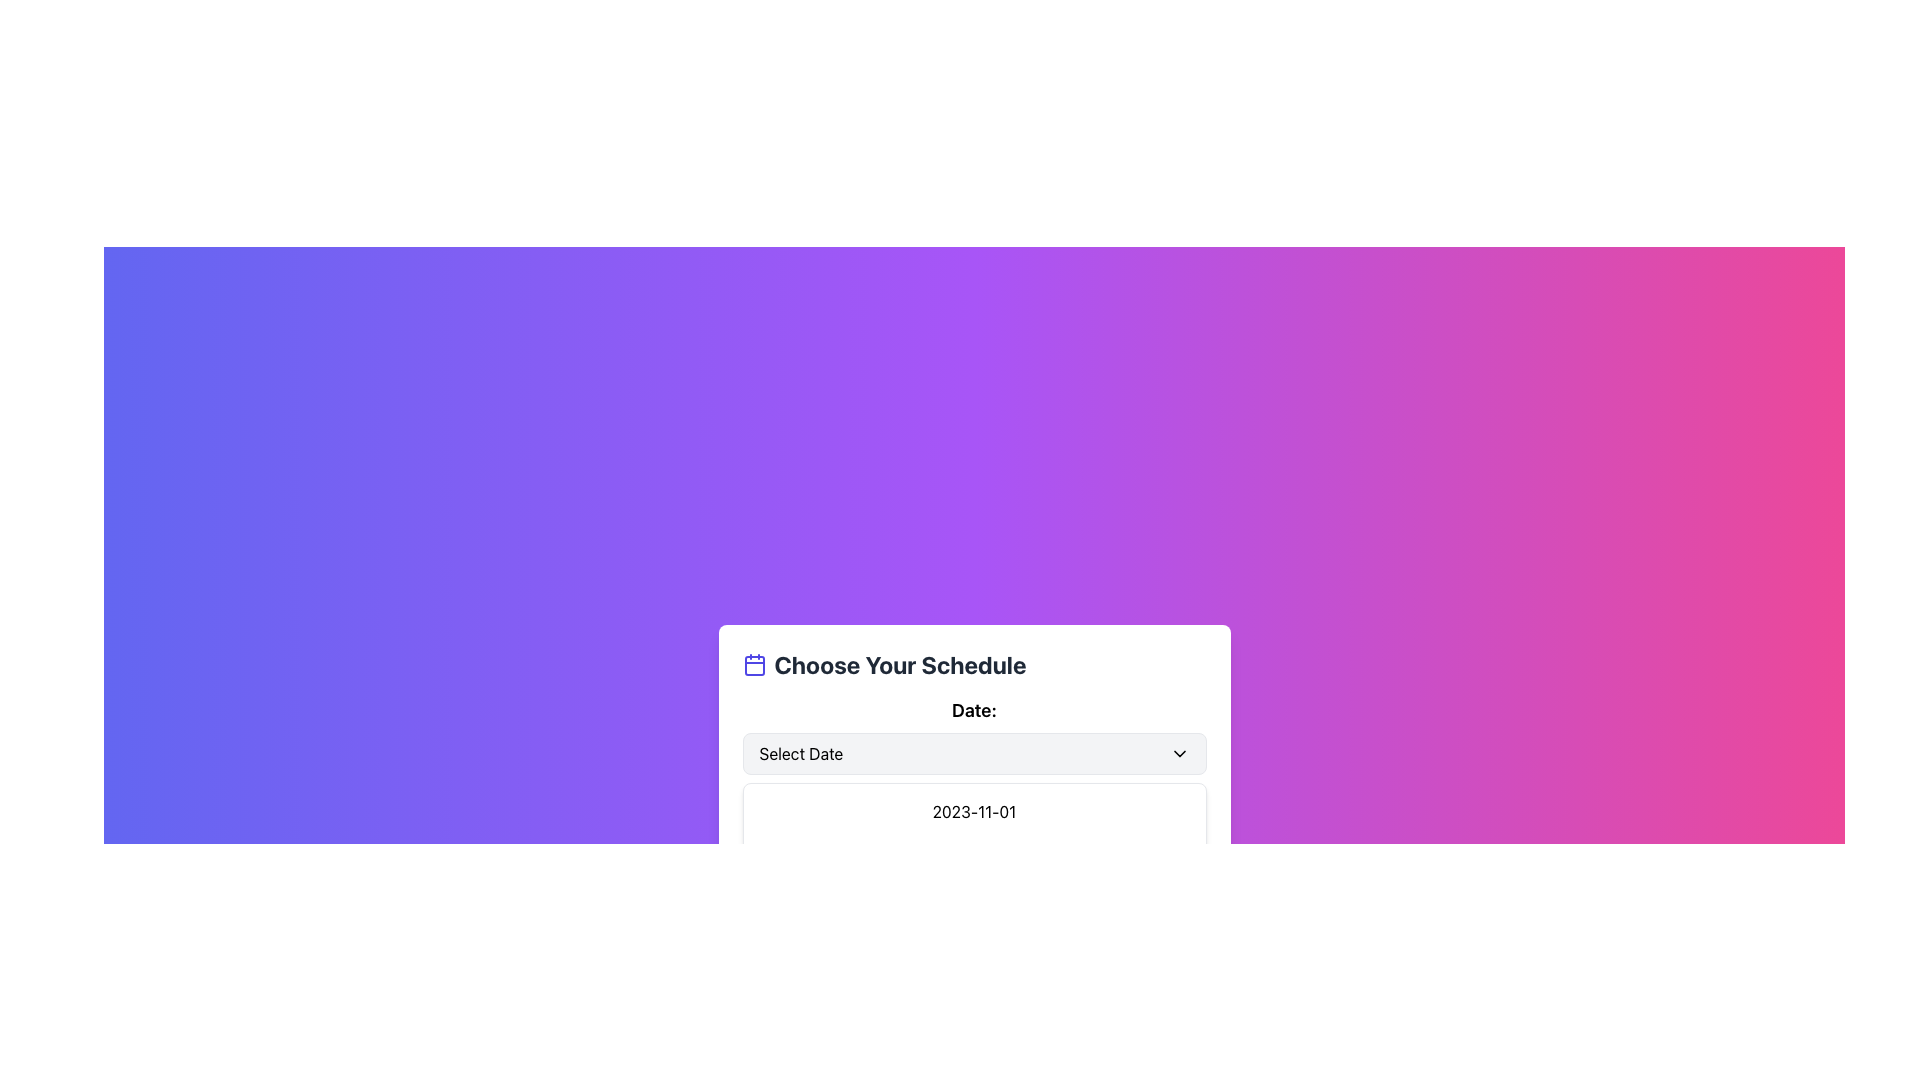 This screenshot has height=1080, width=1920. I want to click on a date from the dropdown menu labeled 'Date:' located within the 'Choose Your Schedule' card, which is centrally aligned and positioned above the 'Time:' dropdown, so click(974, 736).